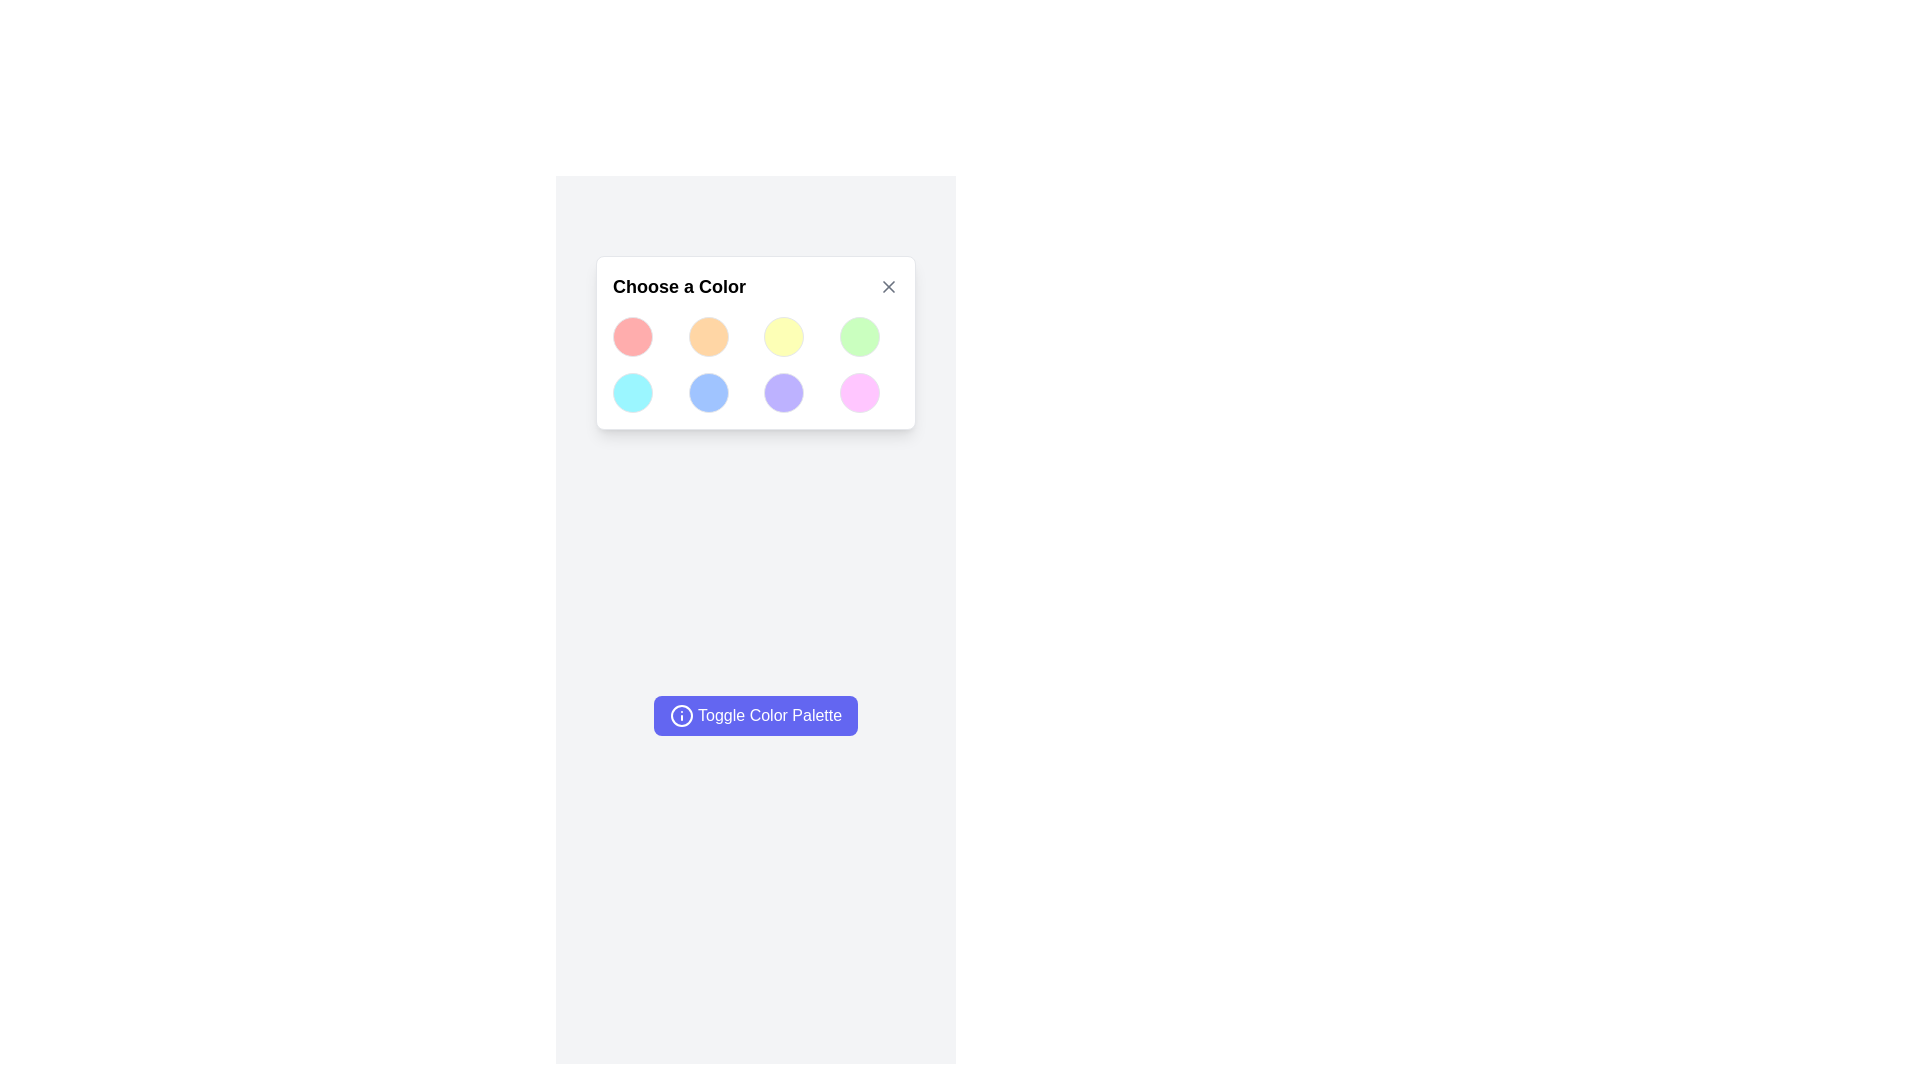 The height and width of the screenshot is (1080, 1920). What do you see at coordinates (887, 286) in the screenshot?
I see `the close icon located in the top-right corner of the color selection interface, next to the title 'Choose a Color'` at bounding box center [887, 286].